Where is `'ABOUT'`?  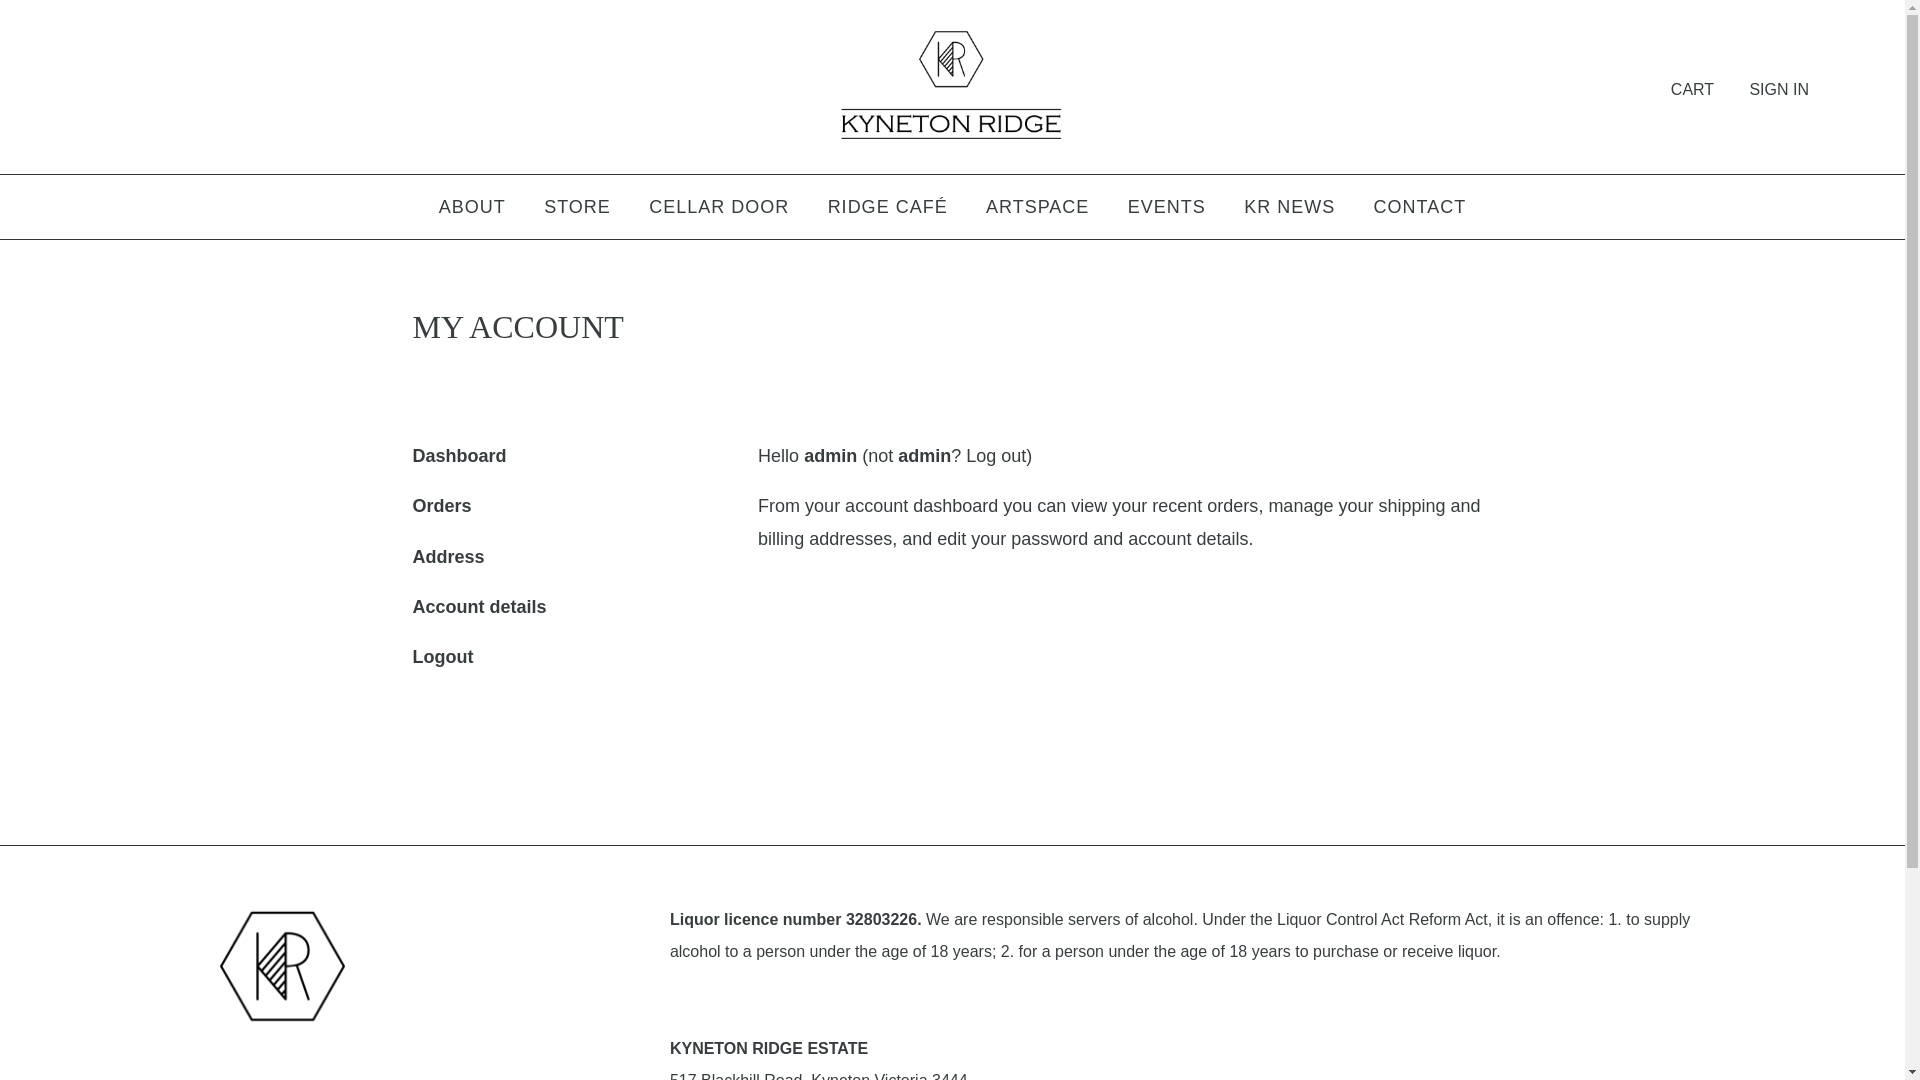
'ABOUT' is located at coordinates (471, 211).